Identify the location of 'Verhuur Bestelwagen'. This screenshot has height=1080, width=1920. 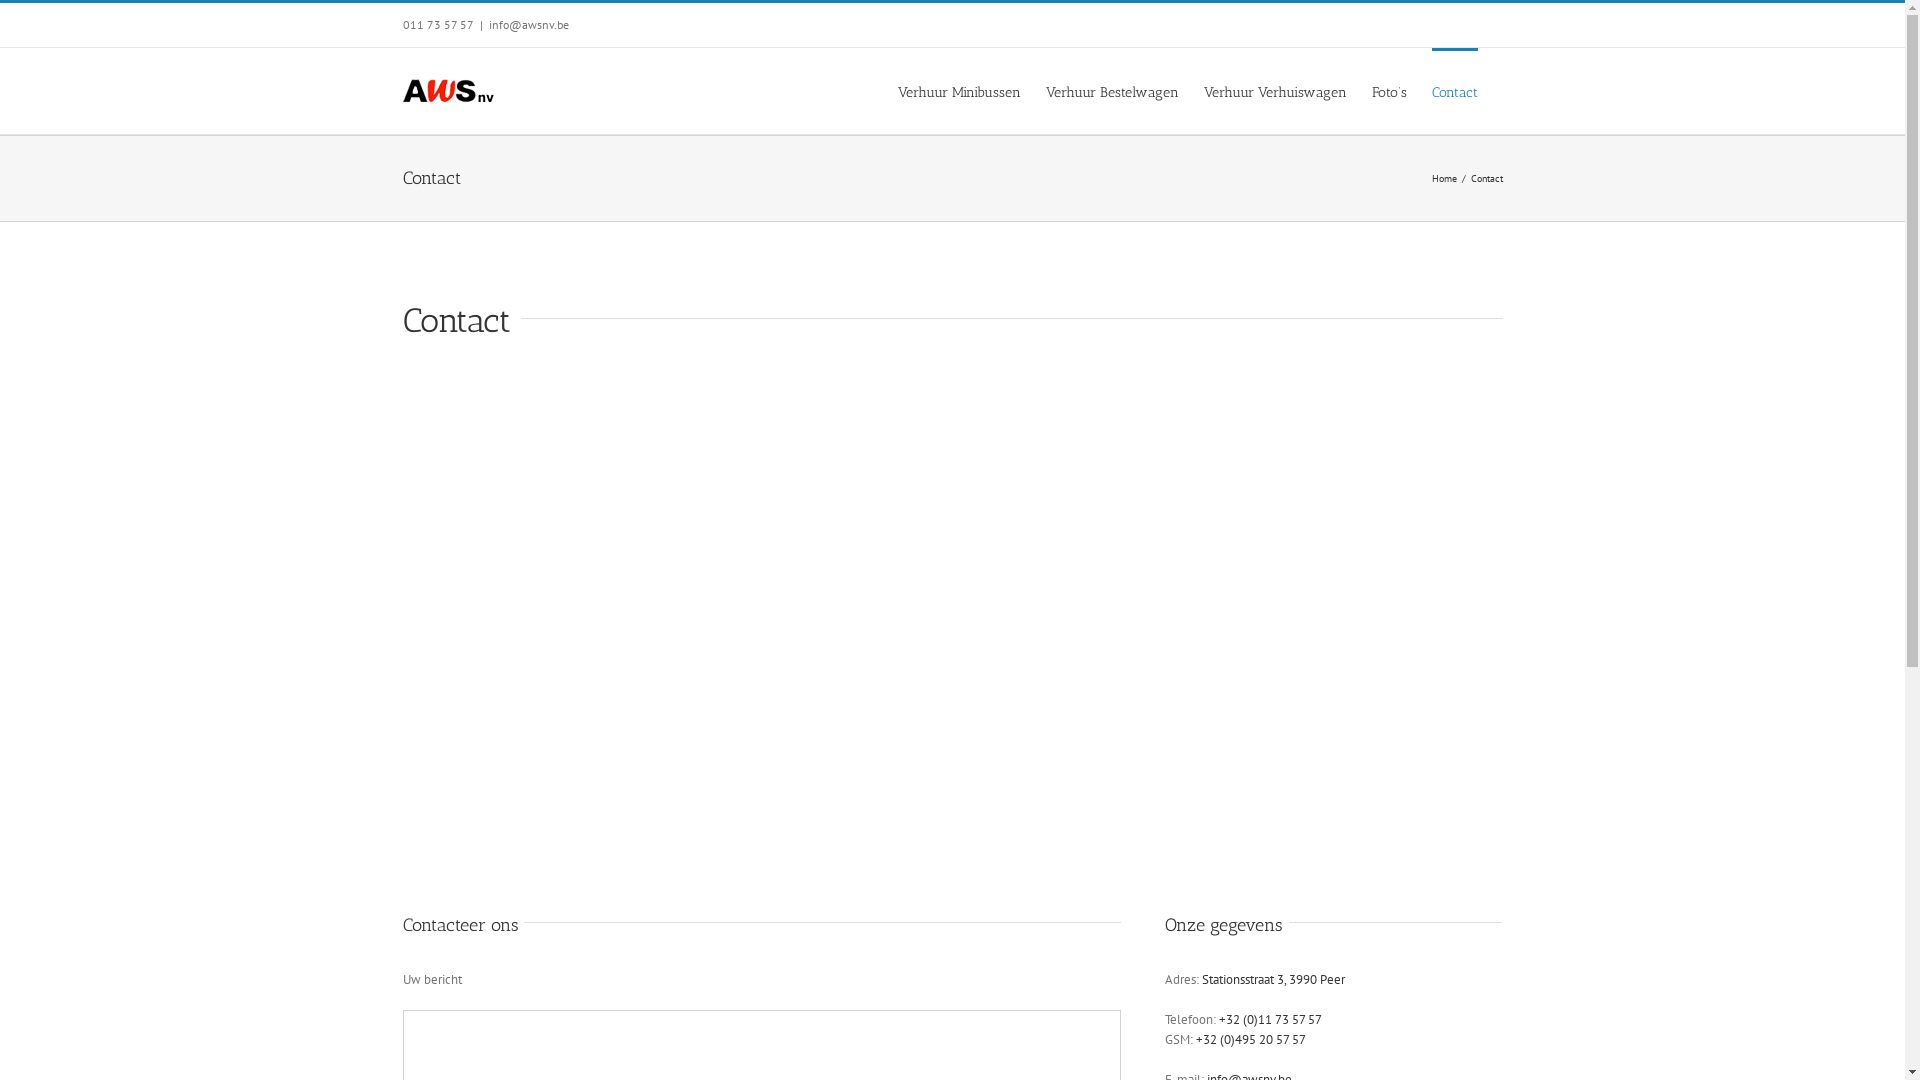
(1045, 91).